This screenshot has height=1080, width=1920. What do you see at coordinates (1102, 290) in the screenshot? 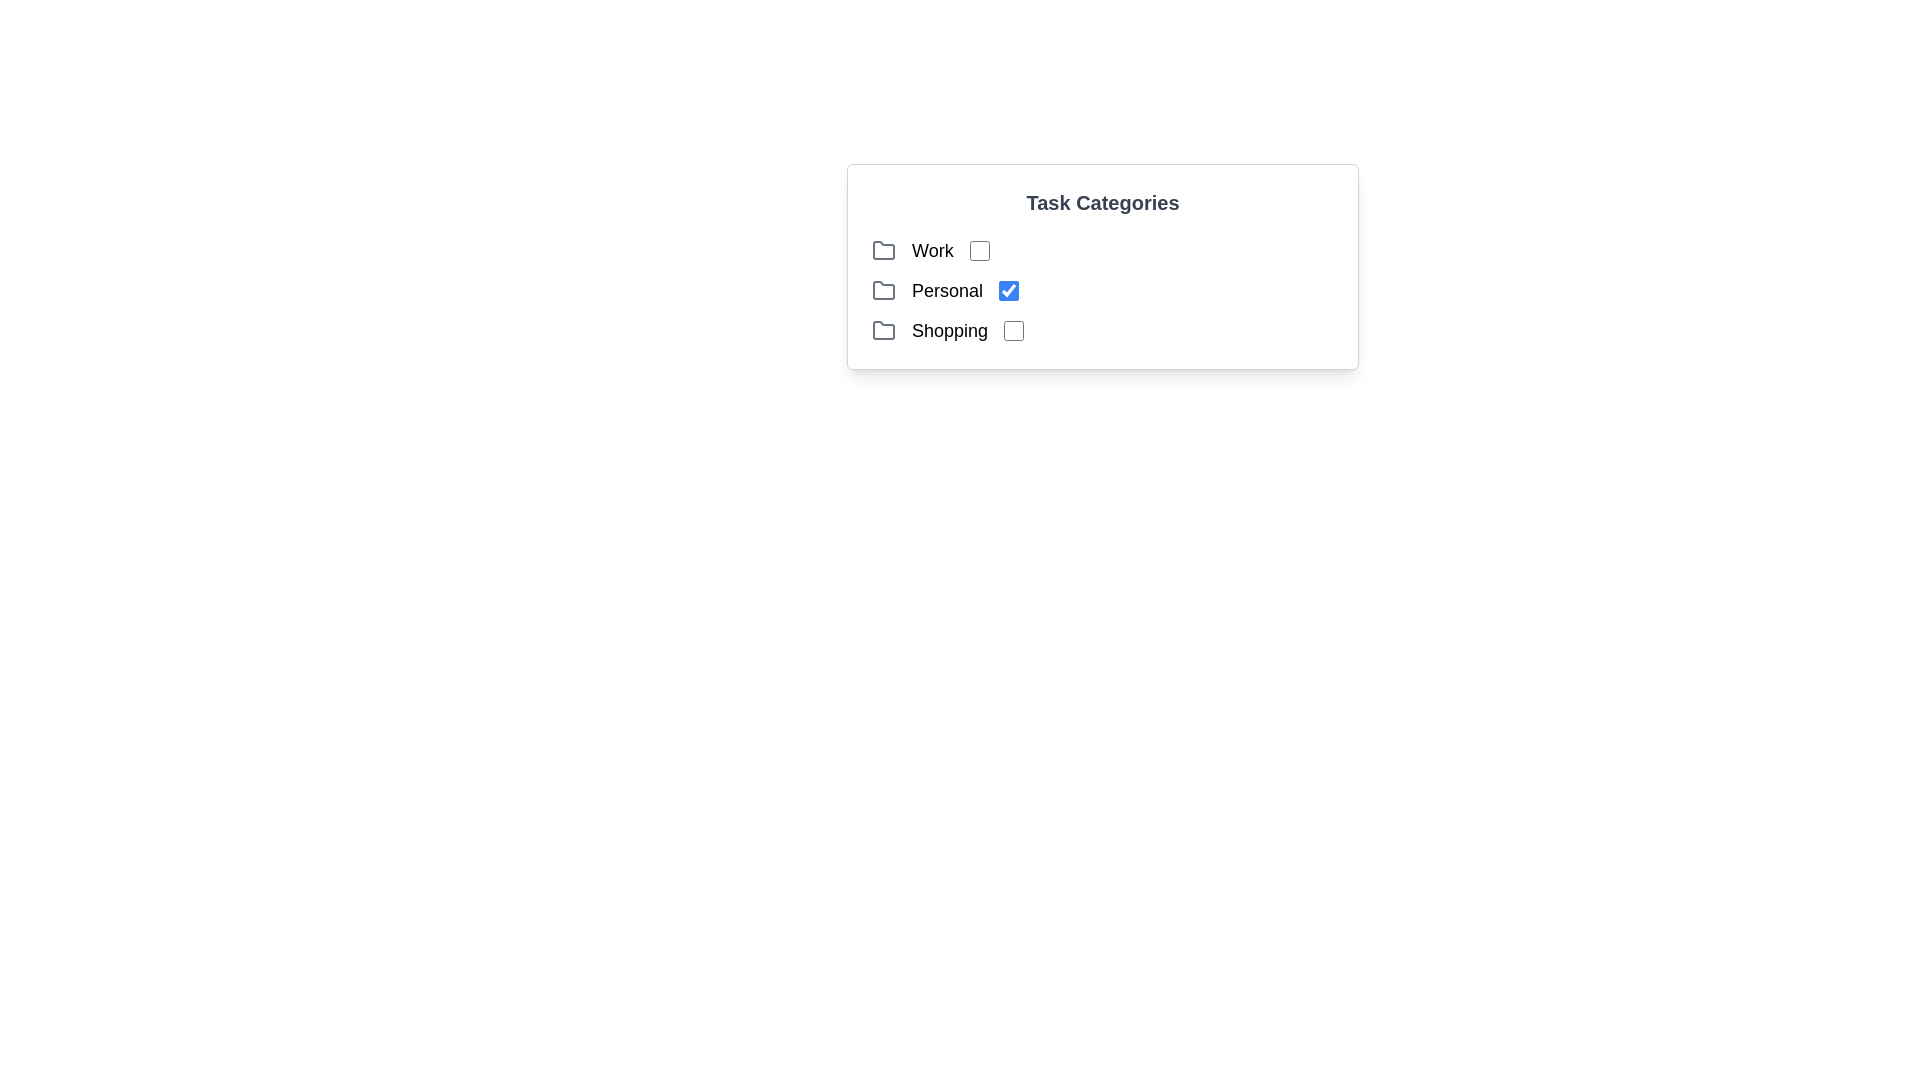
I see `the second row with the checkbox labeled 'Personal' in the task selection menu` at bounding box center [1102, 290].